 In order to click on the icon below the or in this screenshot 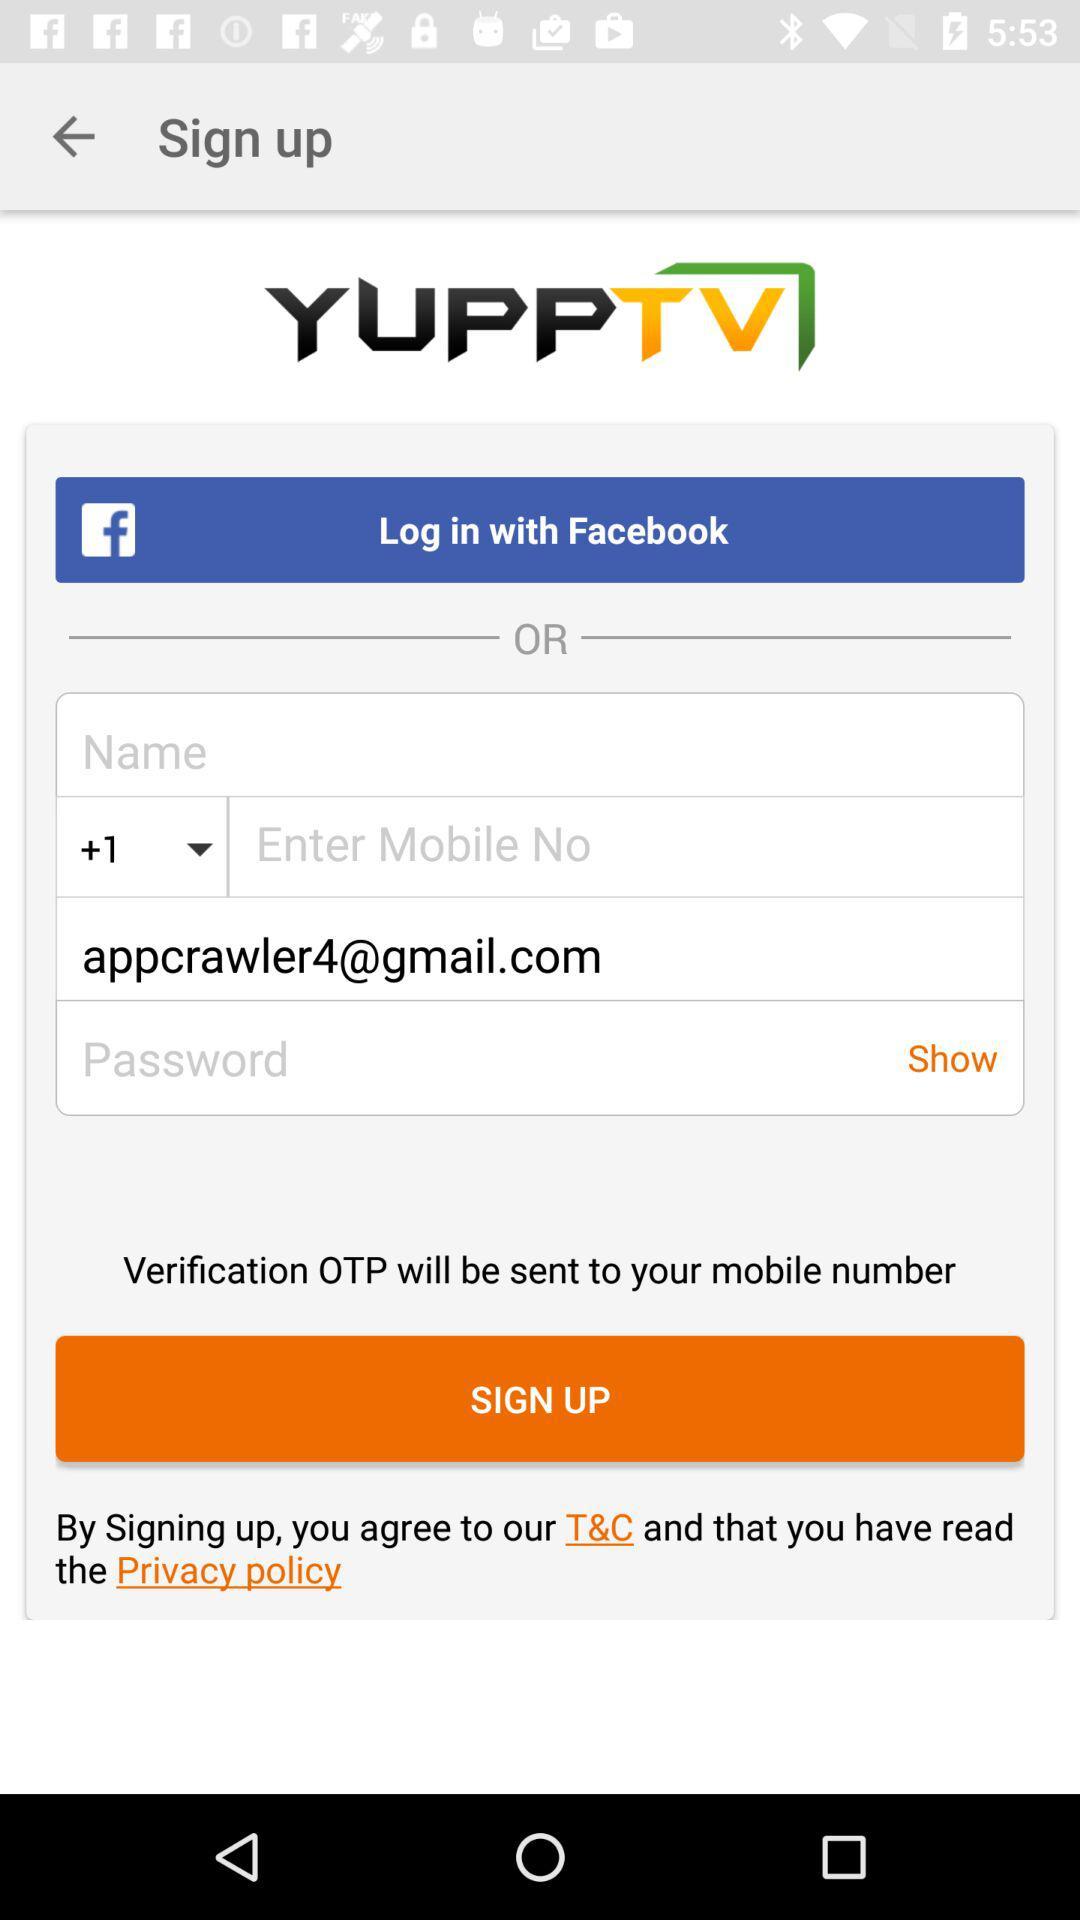, I will do `click(626, 848)`.